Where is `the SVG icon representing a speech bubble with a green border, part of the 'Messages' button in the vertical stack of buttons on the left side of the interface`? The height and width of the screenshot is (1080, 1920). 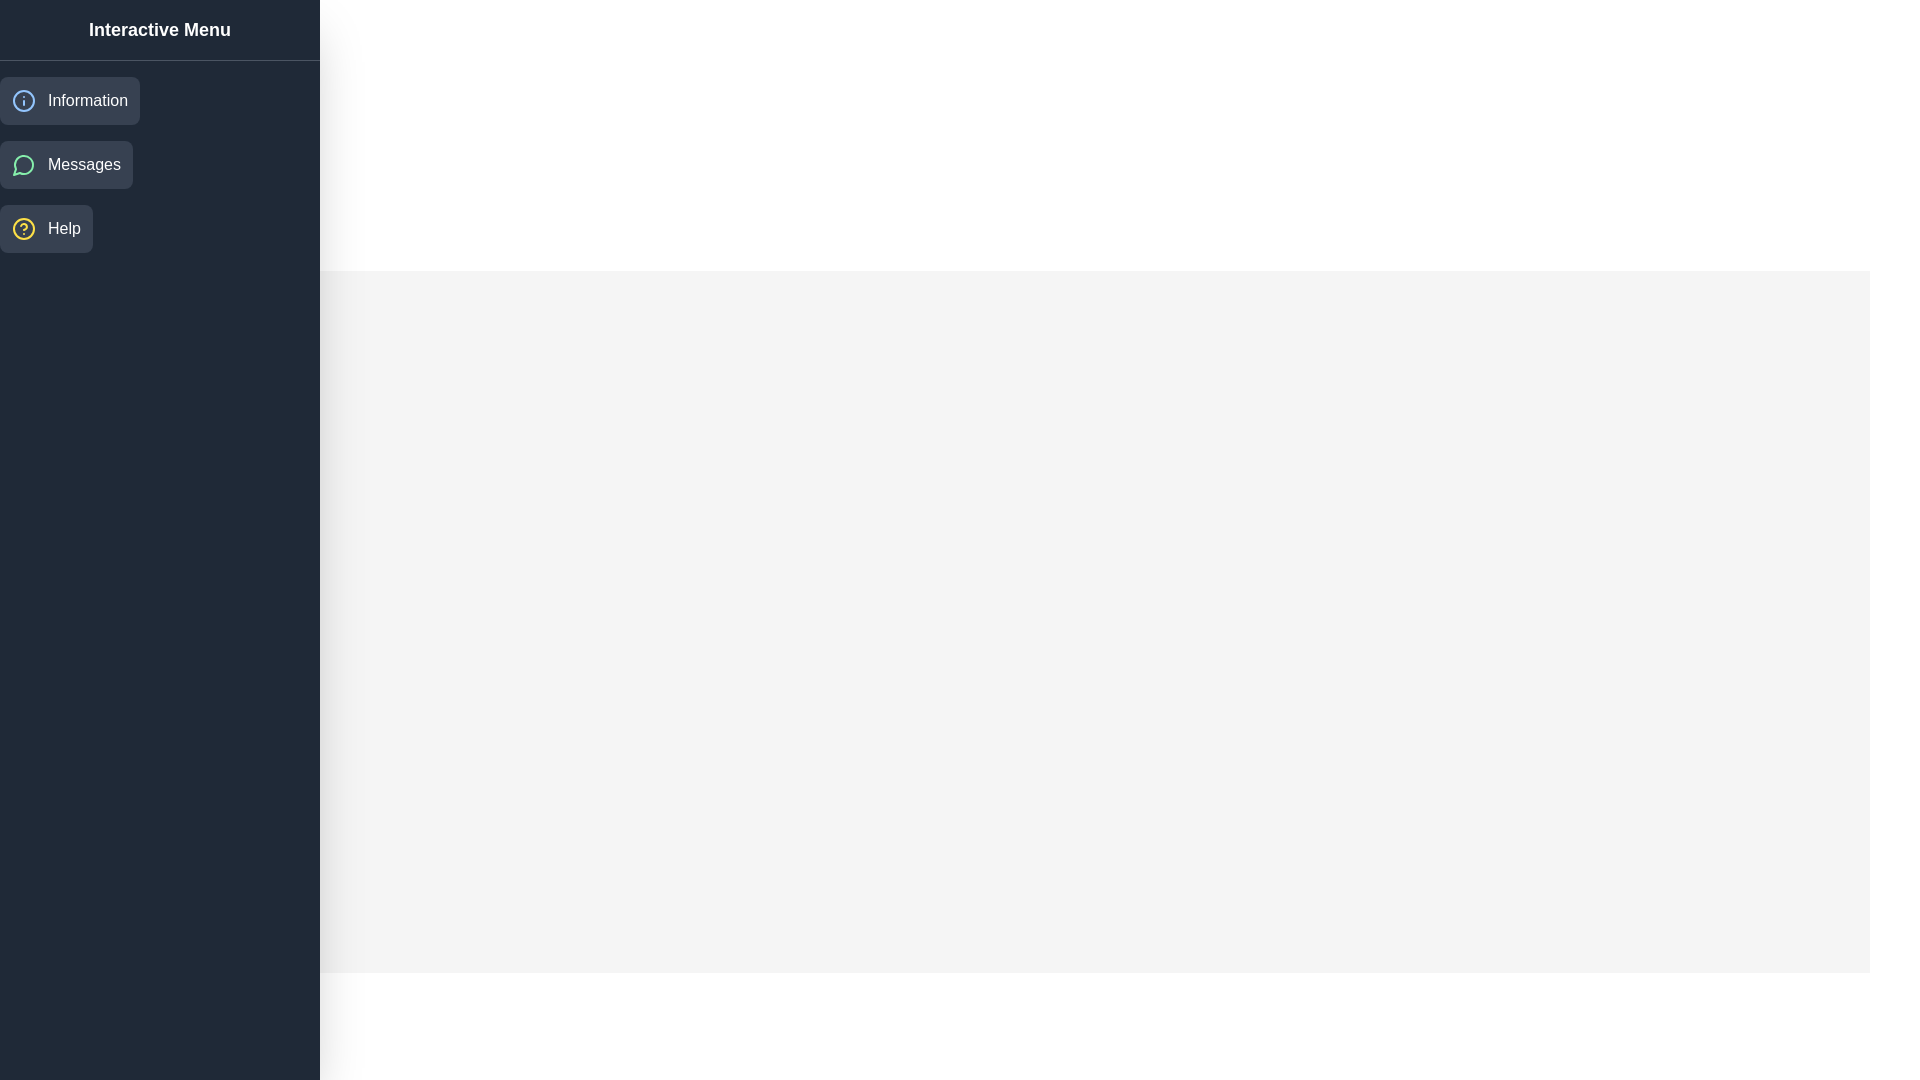 the SVG icon representing a speech bubble with a green border, part of the 'Messages' button in the vertical stack of buttons on the left side of the interface is located at coordinates (23, 164).